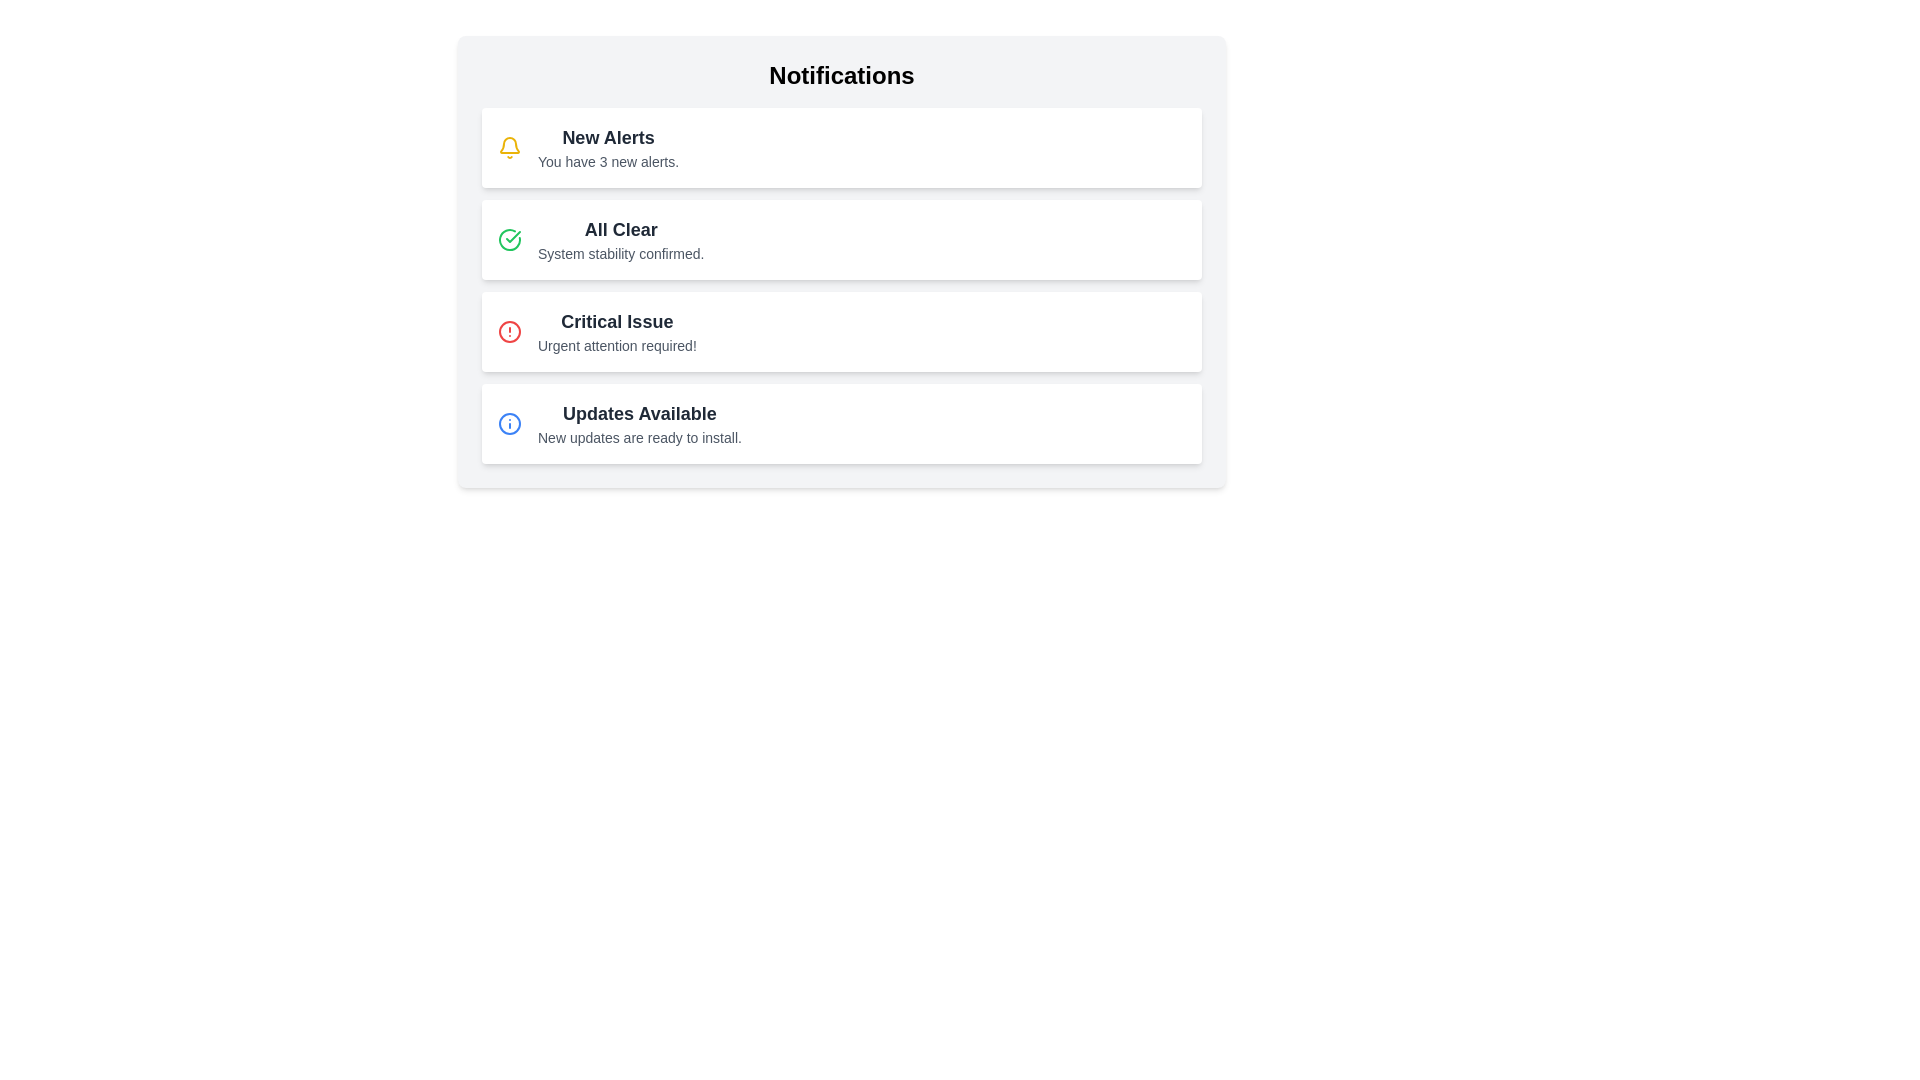  Describe the element at coordinates (841, 146) in the screenshot. I see `the 'New Alerts' notification block` at that location.